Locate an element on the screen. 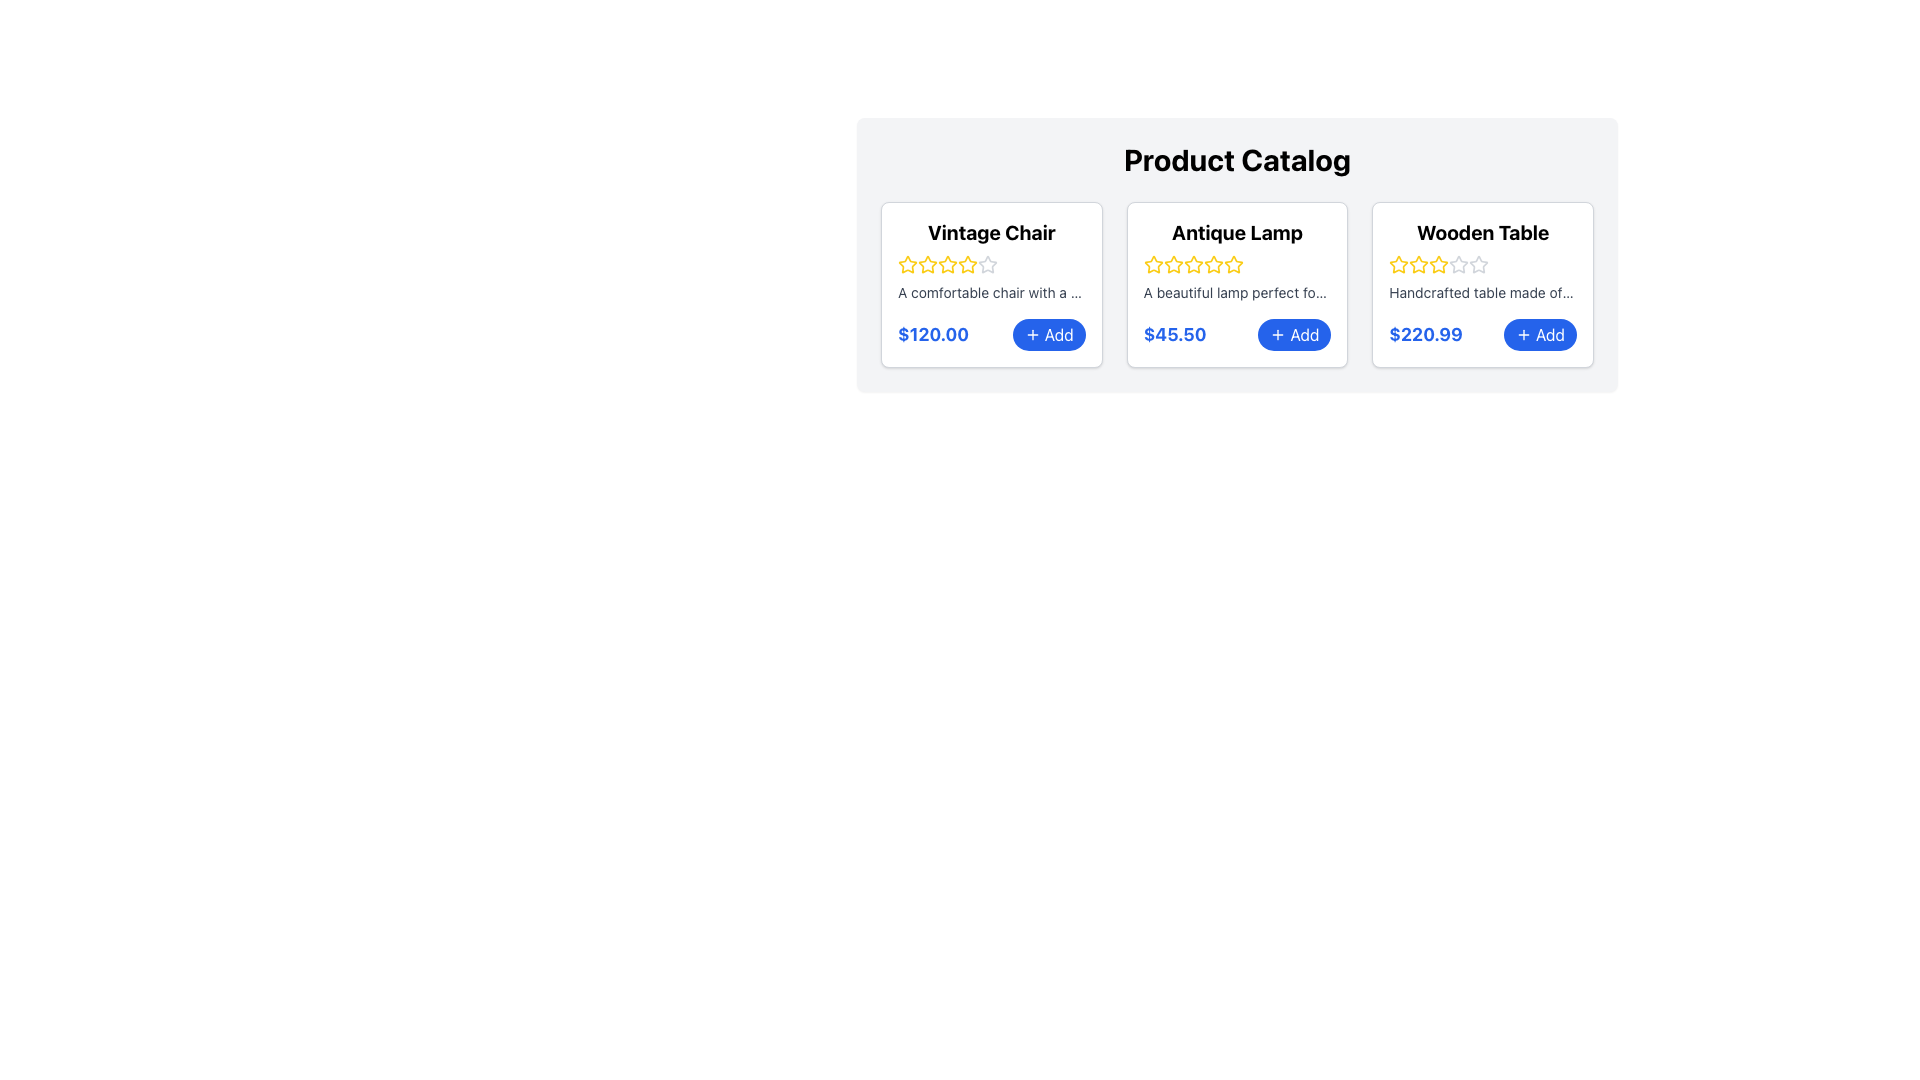  the second filled star icon representing the rating for the Wooden Table in the Product Catalog section is located at coordinates (1418, 264).